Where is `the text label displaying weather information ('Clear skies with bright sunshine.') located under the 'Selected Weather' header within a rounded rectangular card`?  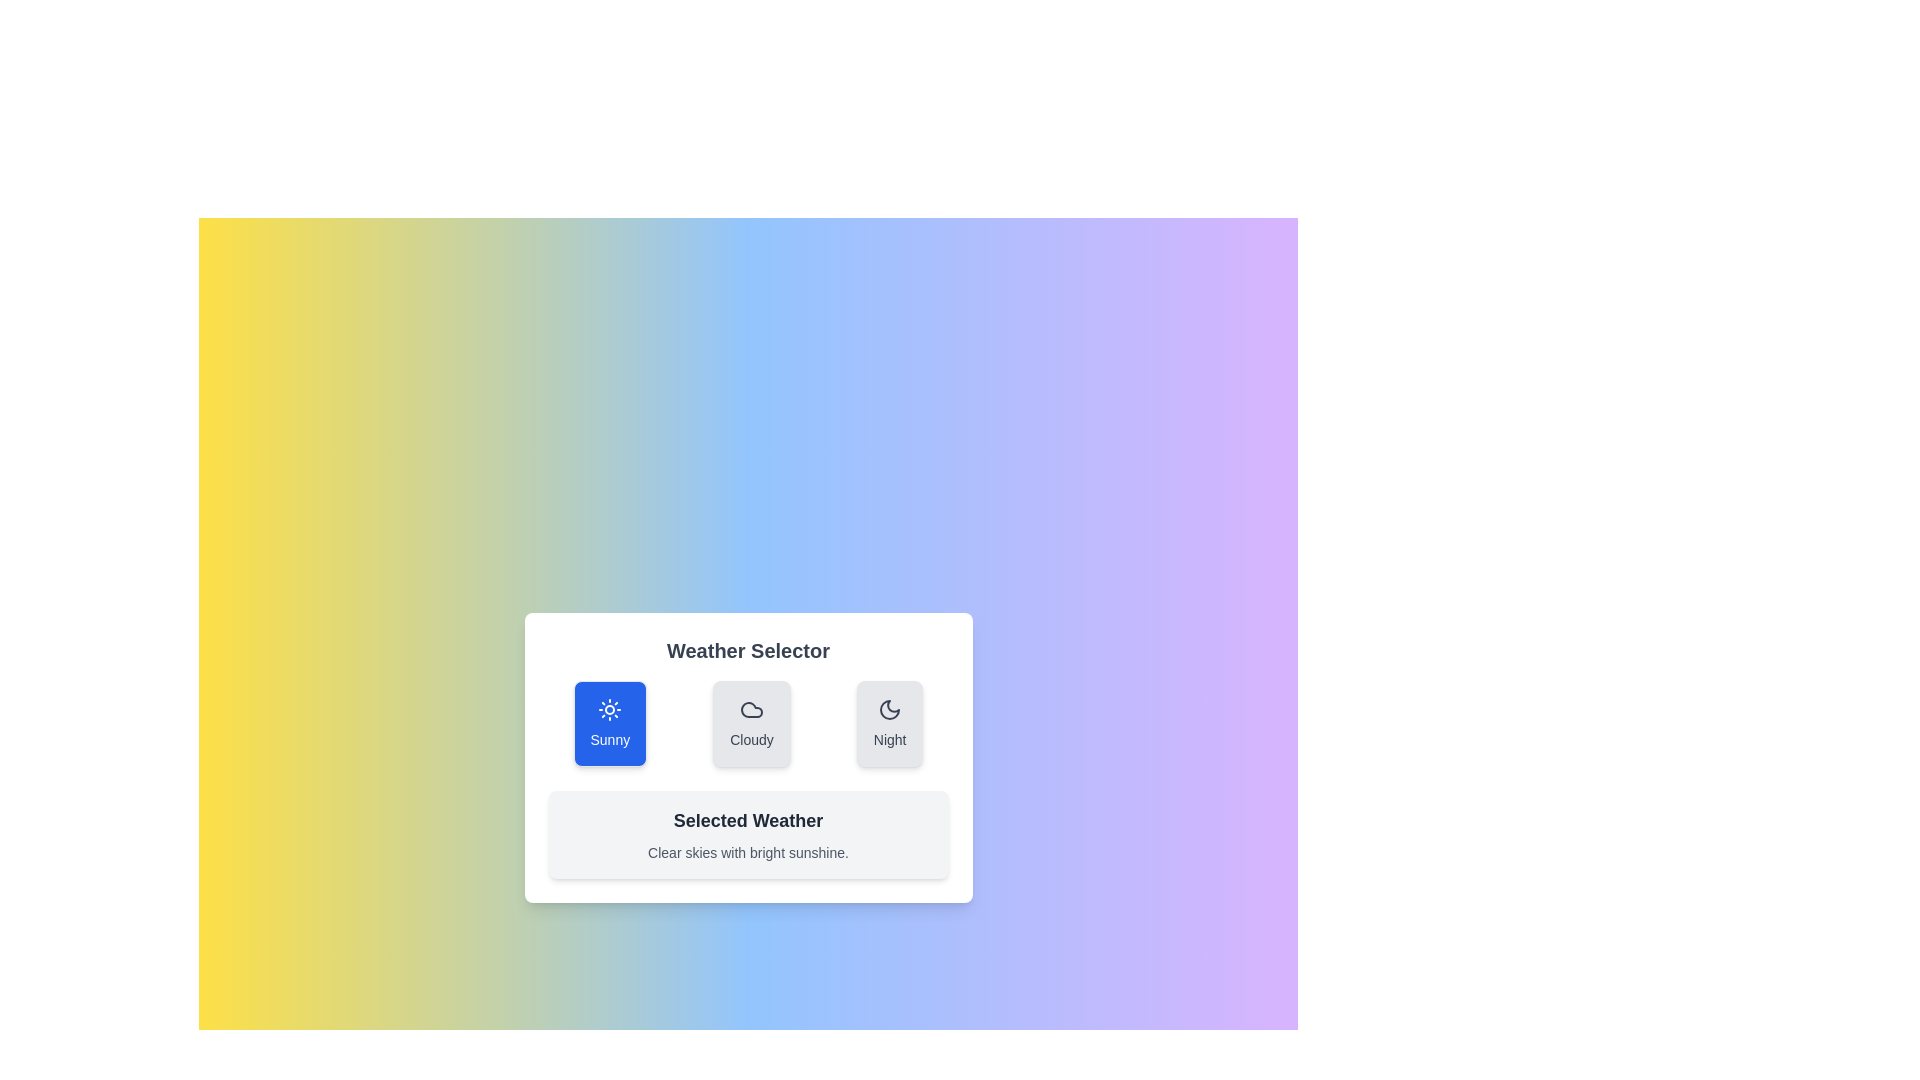
the text label displaying weather information ('Clear skies with bright sunshine.') located under the 'Selected Weather' header within a rounded rectangular card is located at coordinates (747, 852).